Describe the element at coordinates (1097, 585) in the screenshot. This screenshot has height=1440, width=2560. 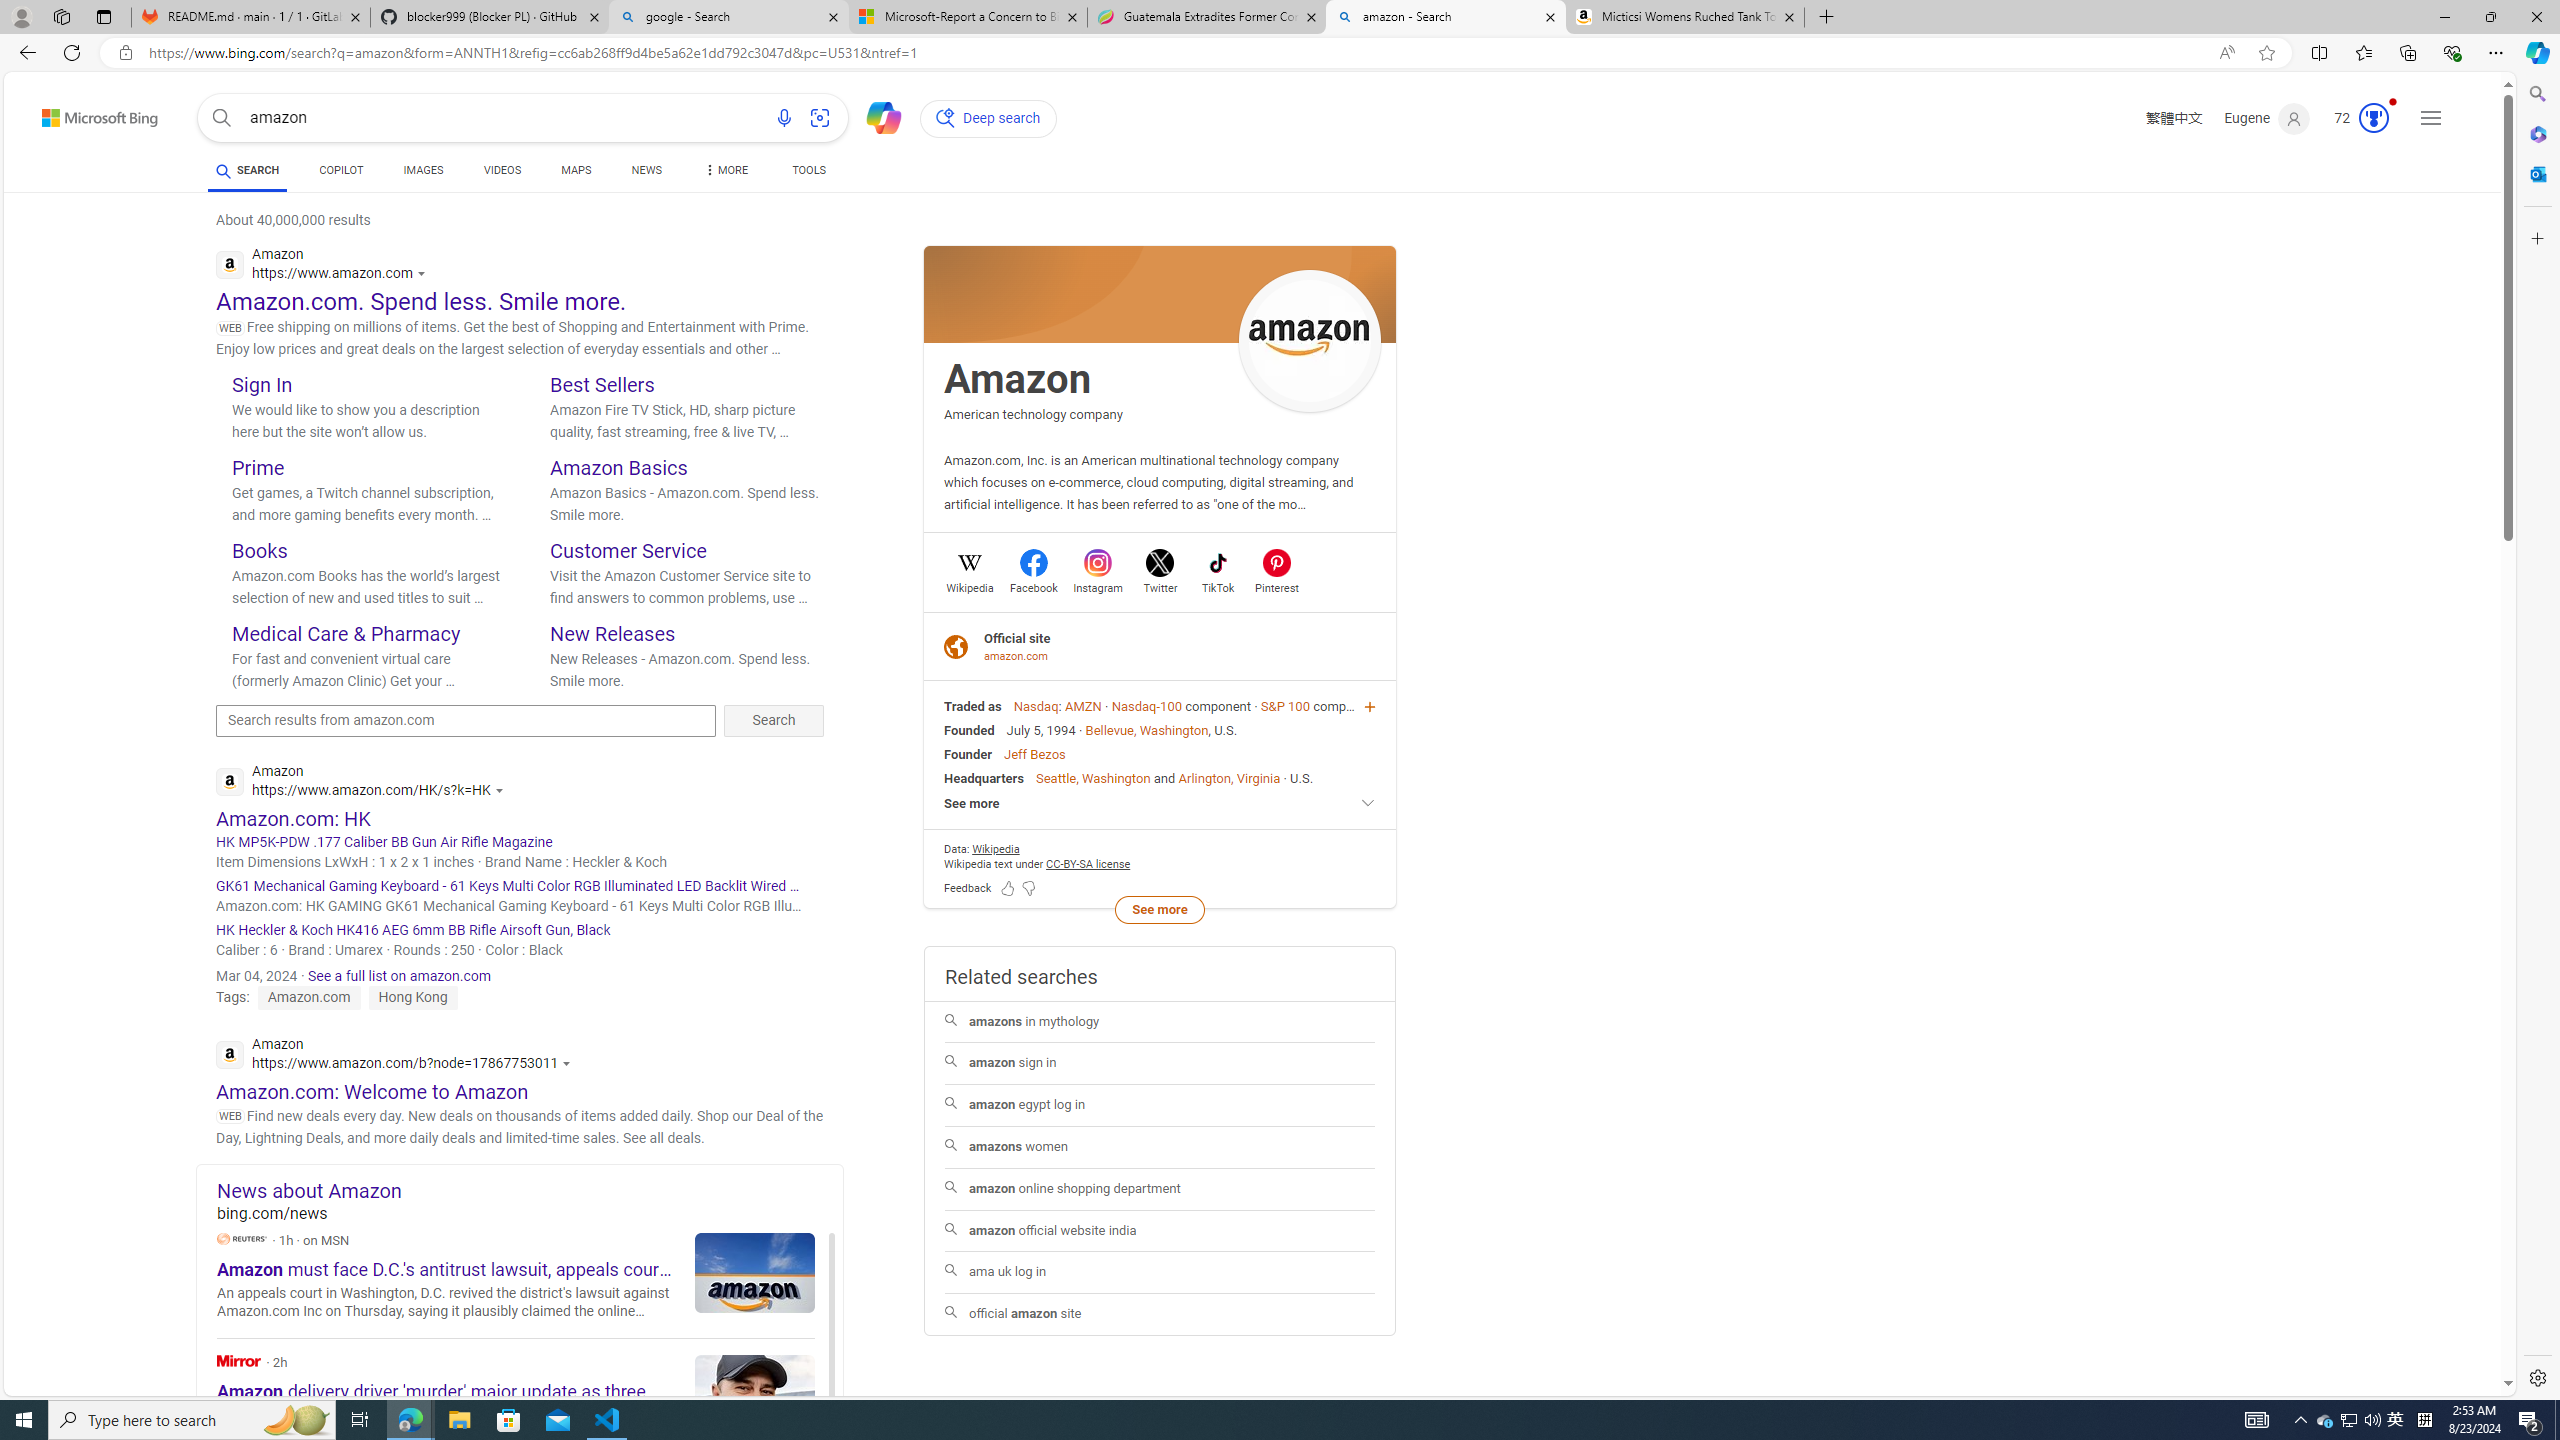
I see `'Instagram'` at that location.